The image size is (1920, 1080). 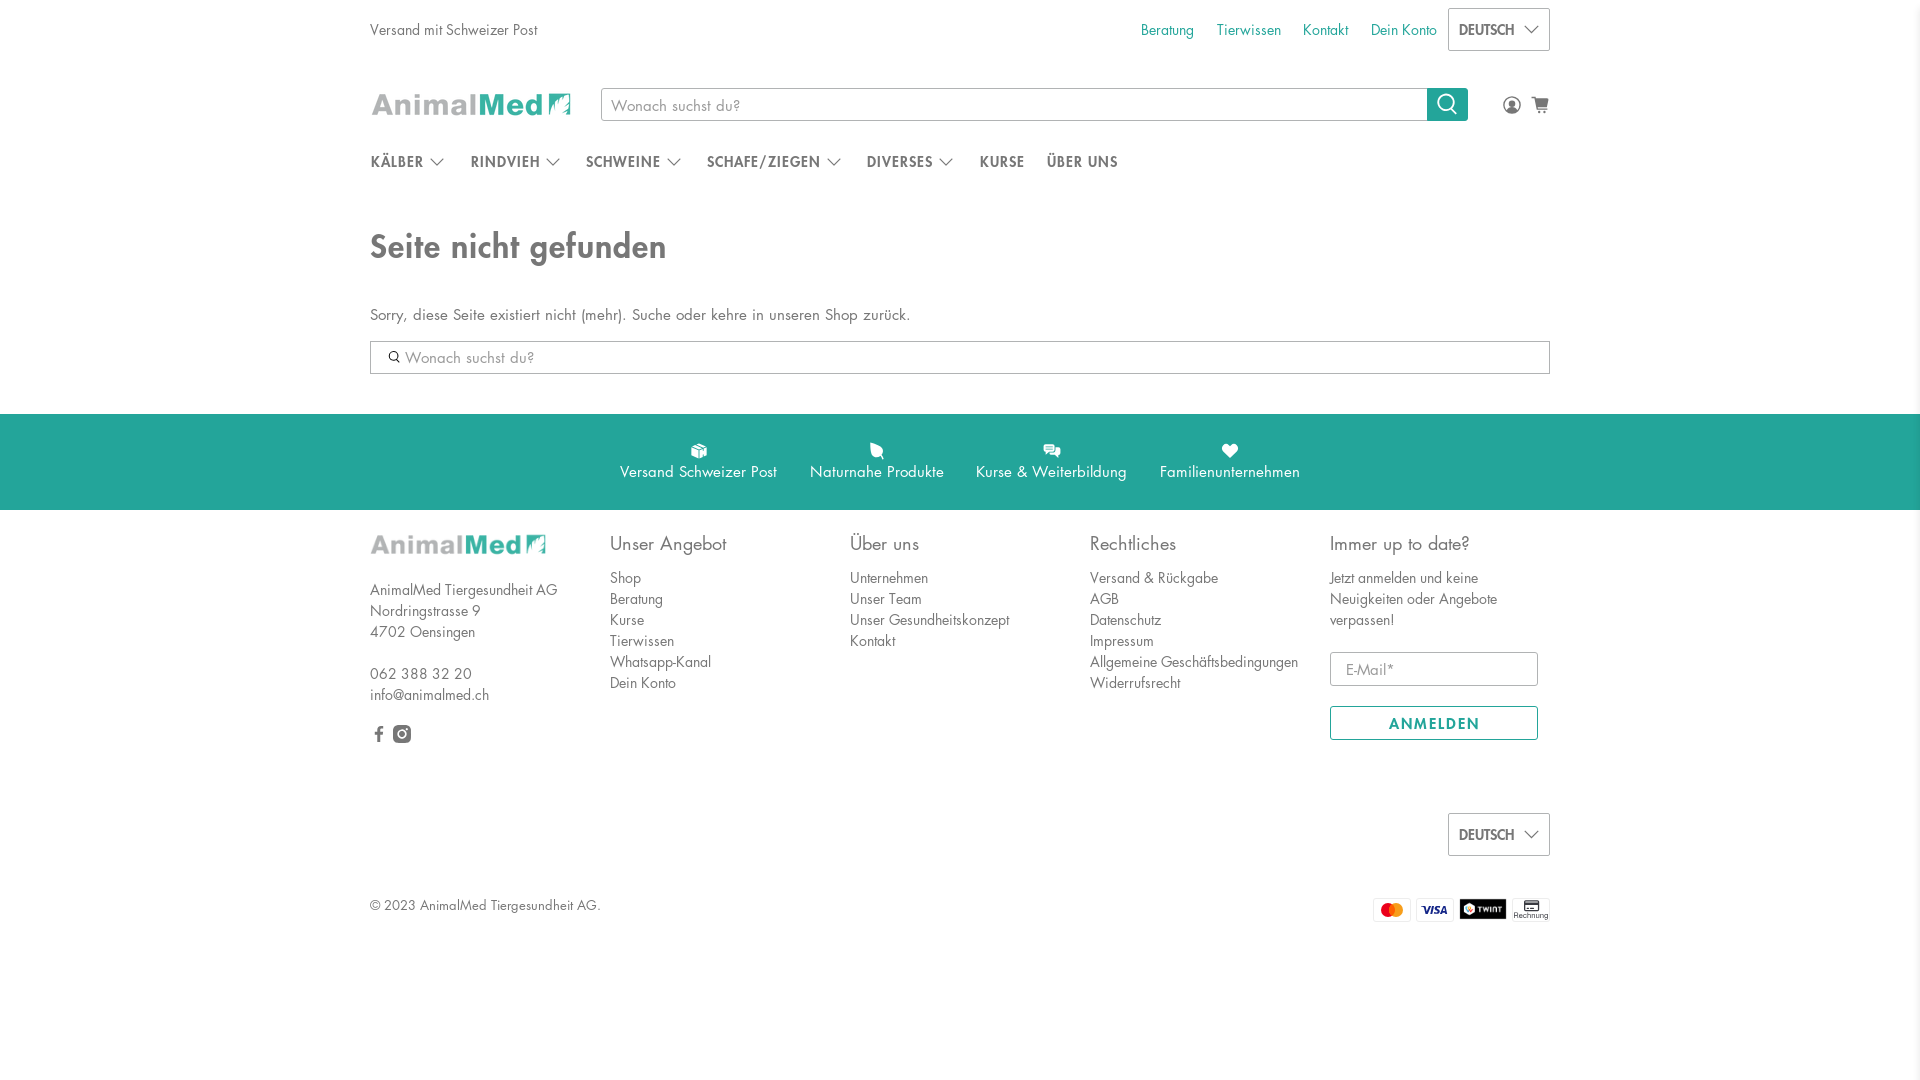 I want to click on 'AnimalMed Tiergesundheit AG on Instagram', so click(x=401, y=736).